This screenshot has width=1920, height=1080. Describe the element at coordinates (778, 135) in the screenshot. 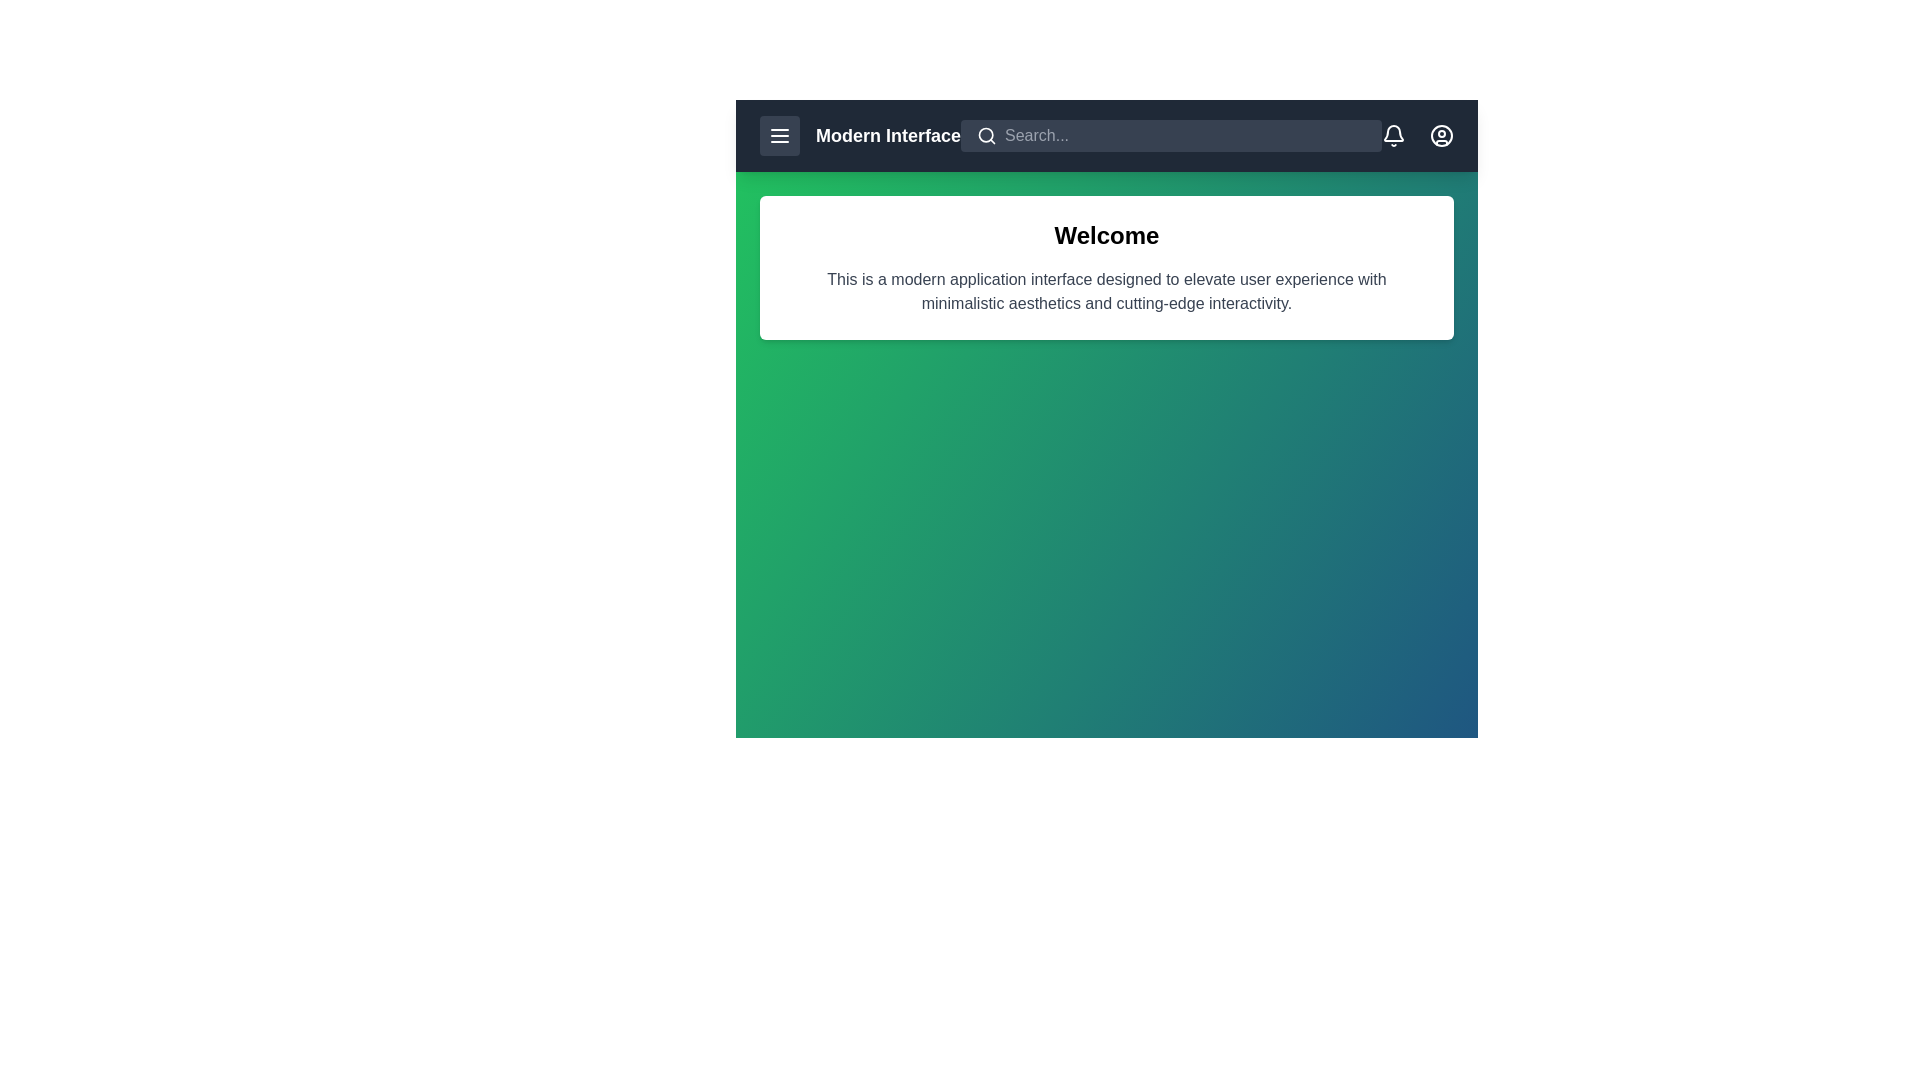

I see `the menu button to open the menu` at that location.